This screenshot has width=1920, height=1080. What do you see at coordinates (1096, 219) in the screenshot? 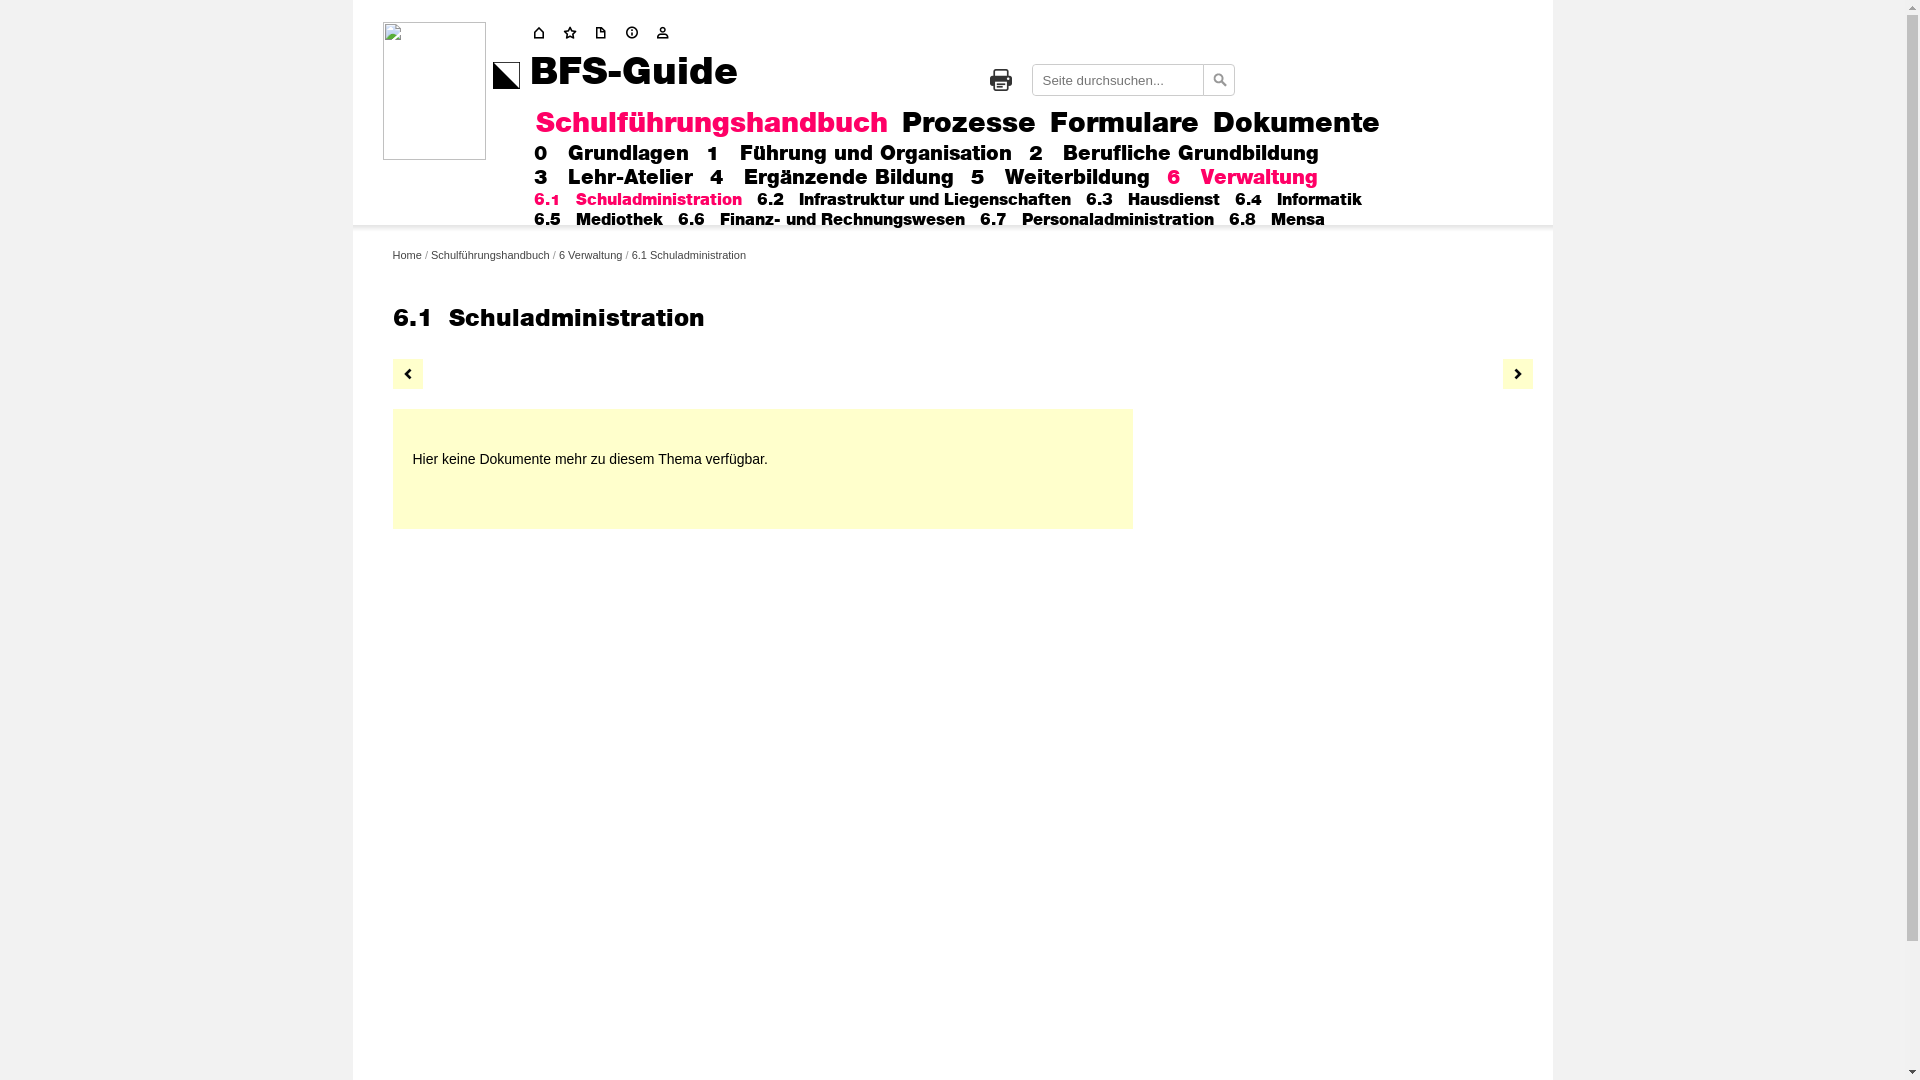
I see `'6.7   Personaladministration'` at bounding box center [1096, 219].